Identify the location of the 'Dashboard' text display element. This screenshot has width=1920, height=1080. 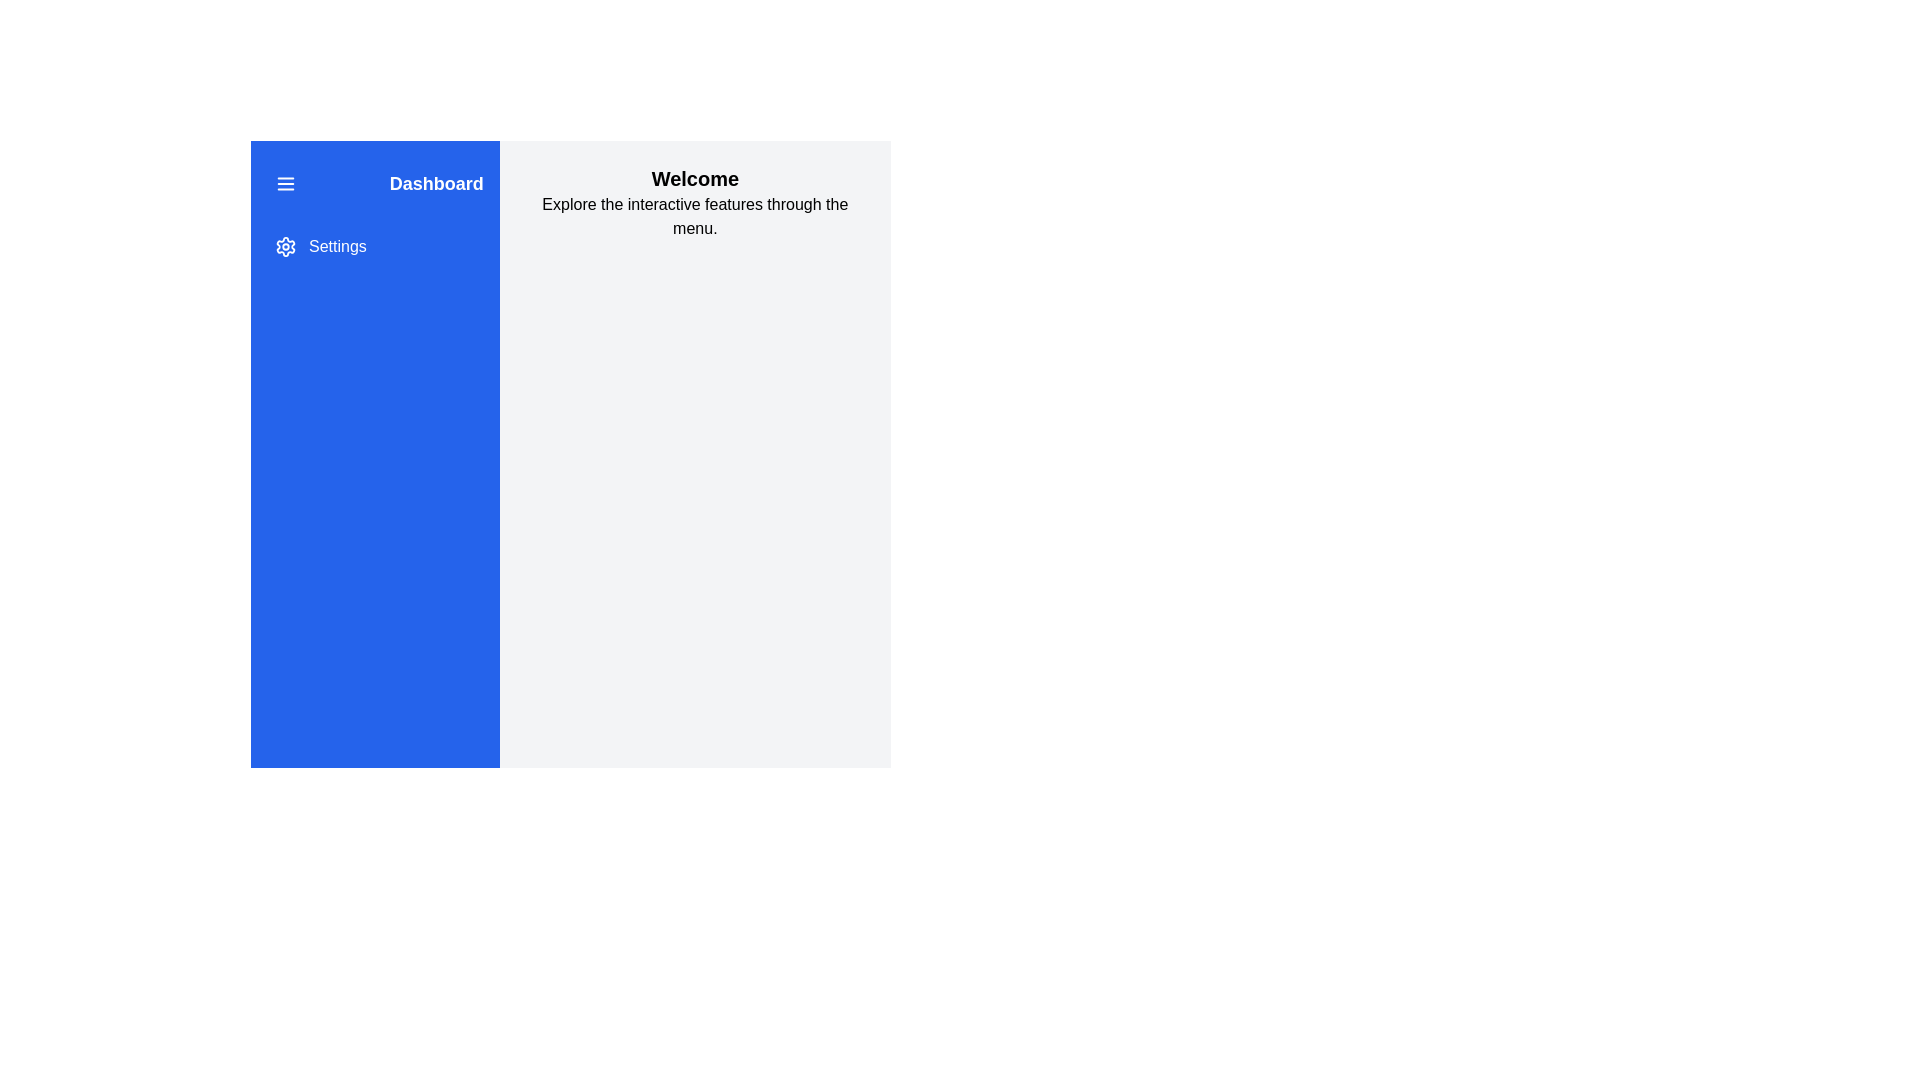
(375, 184).